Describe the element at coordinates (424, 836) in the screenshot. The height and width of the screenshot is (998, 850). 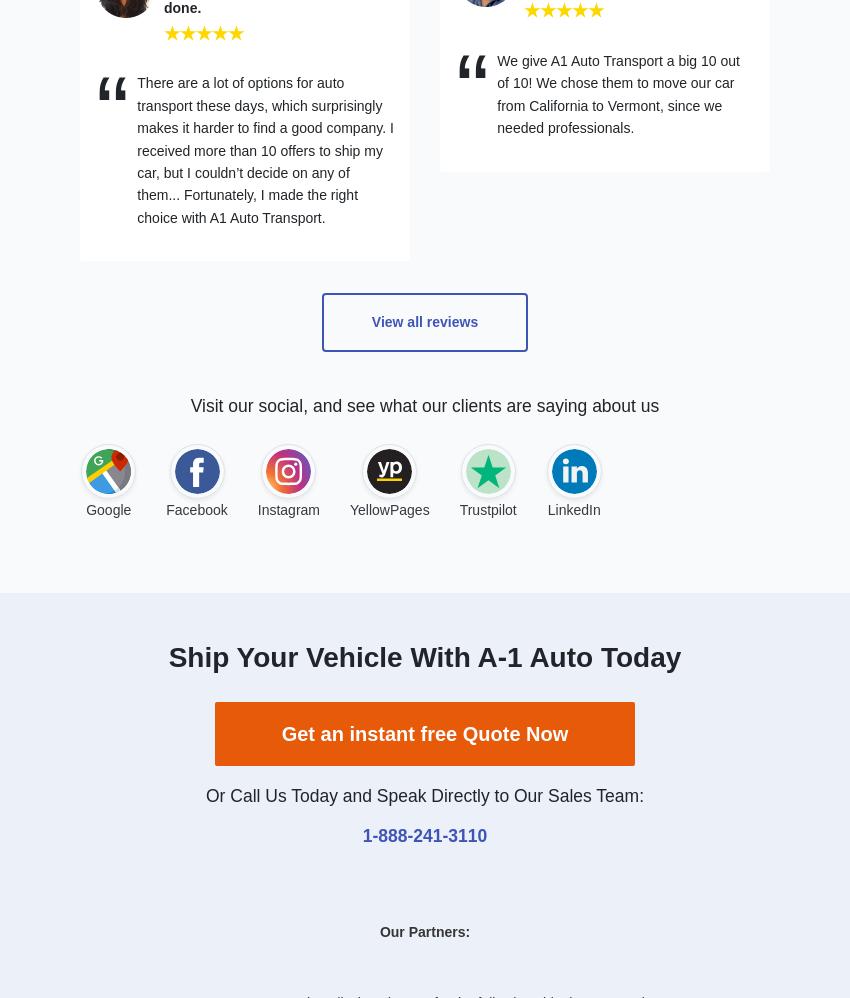
I see `'1-888-241-3110'` at that location.